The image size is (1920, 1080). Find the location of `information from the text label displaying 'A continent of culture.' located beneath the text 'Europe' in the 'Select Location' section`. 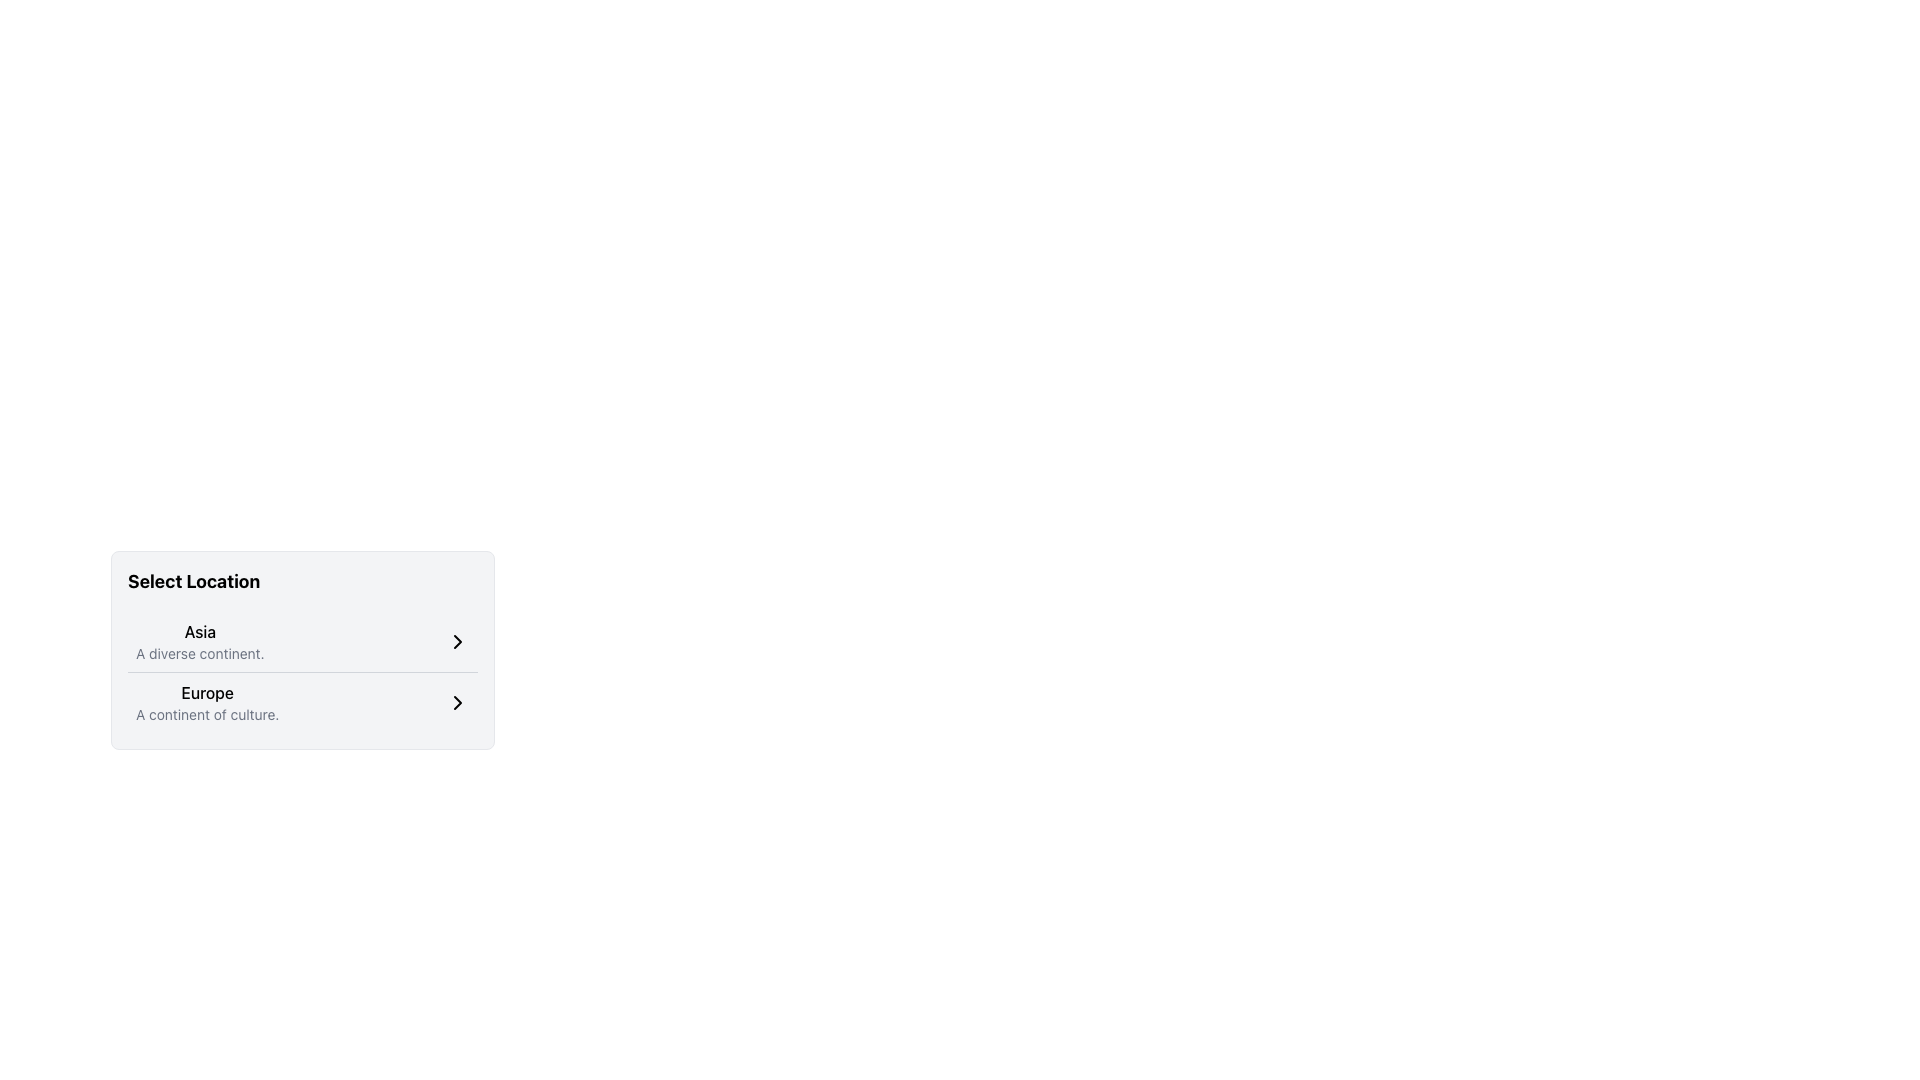

information from the text label displaying 'A continent of culture.' located beneath the text 'Europe' in the 'Select Location' section is located at coordinates (207, 713).